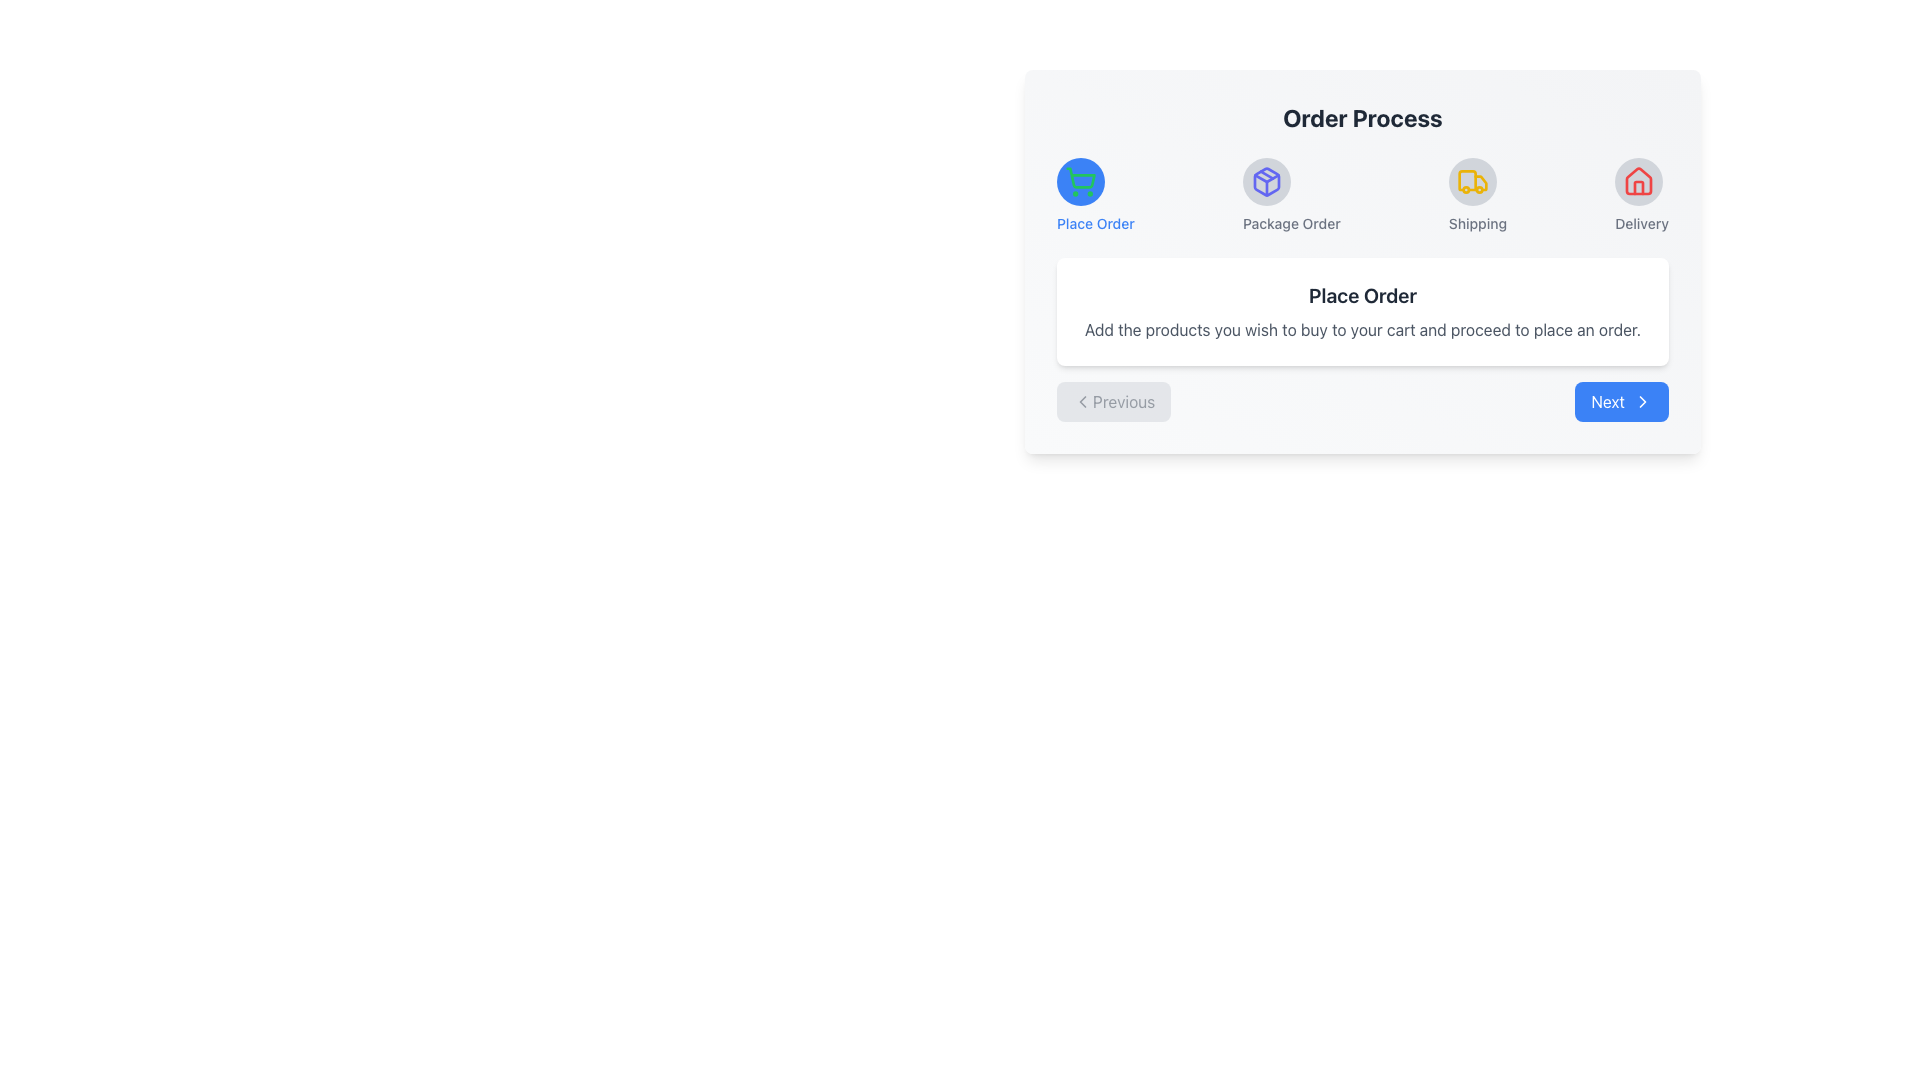 Image resolution: width=1920 pixels, height=1080 pixels. I want to click on the 'Package Order' label with the blue package icon, so click(1291, 196).